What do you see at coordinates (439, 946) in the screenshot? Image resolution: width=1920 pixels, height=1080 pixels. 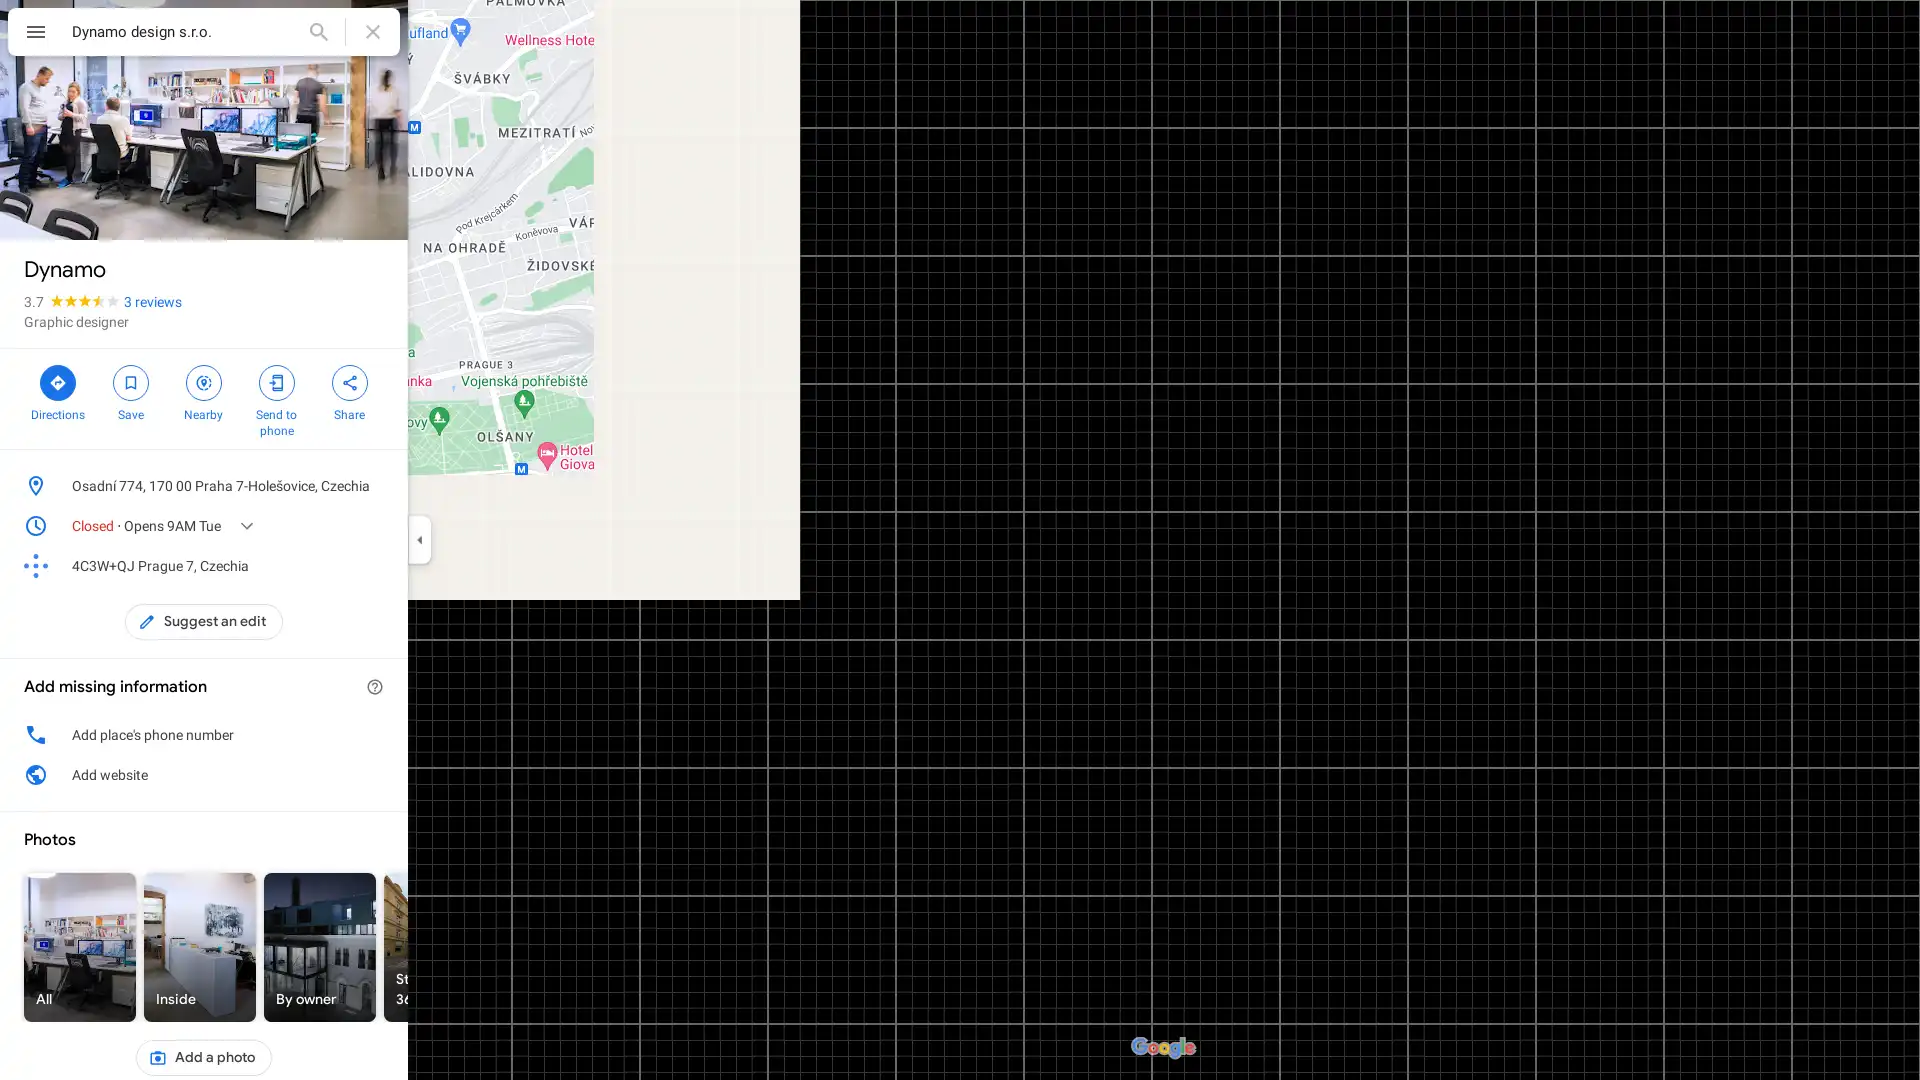 I see `Street View & 360` at bounding box center [439, 946].